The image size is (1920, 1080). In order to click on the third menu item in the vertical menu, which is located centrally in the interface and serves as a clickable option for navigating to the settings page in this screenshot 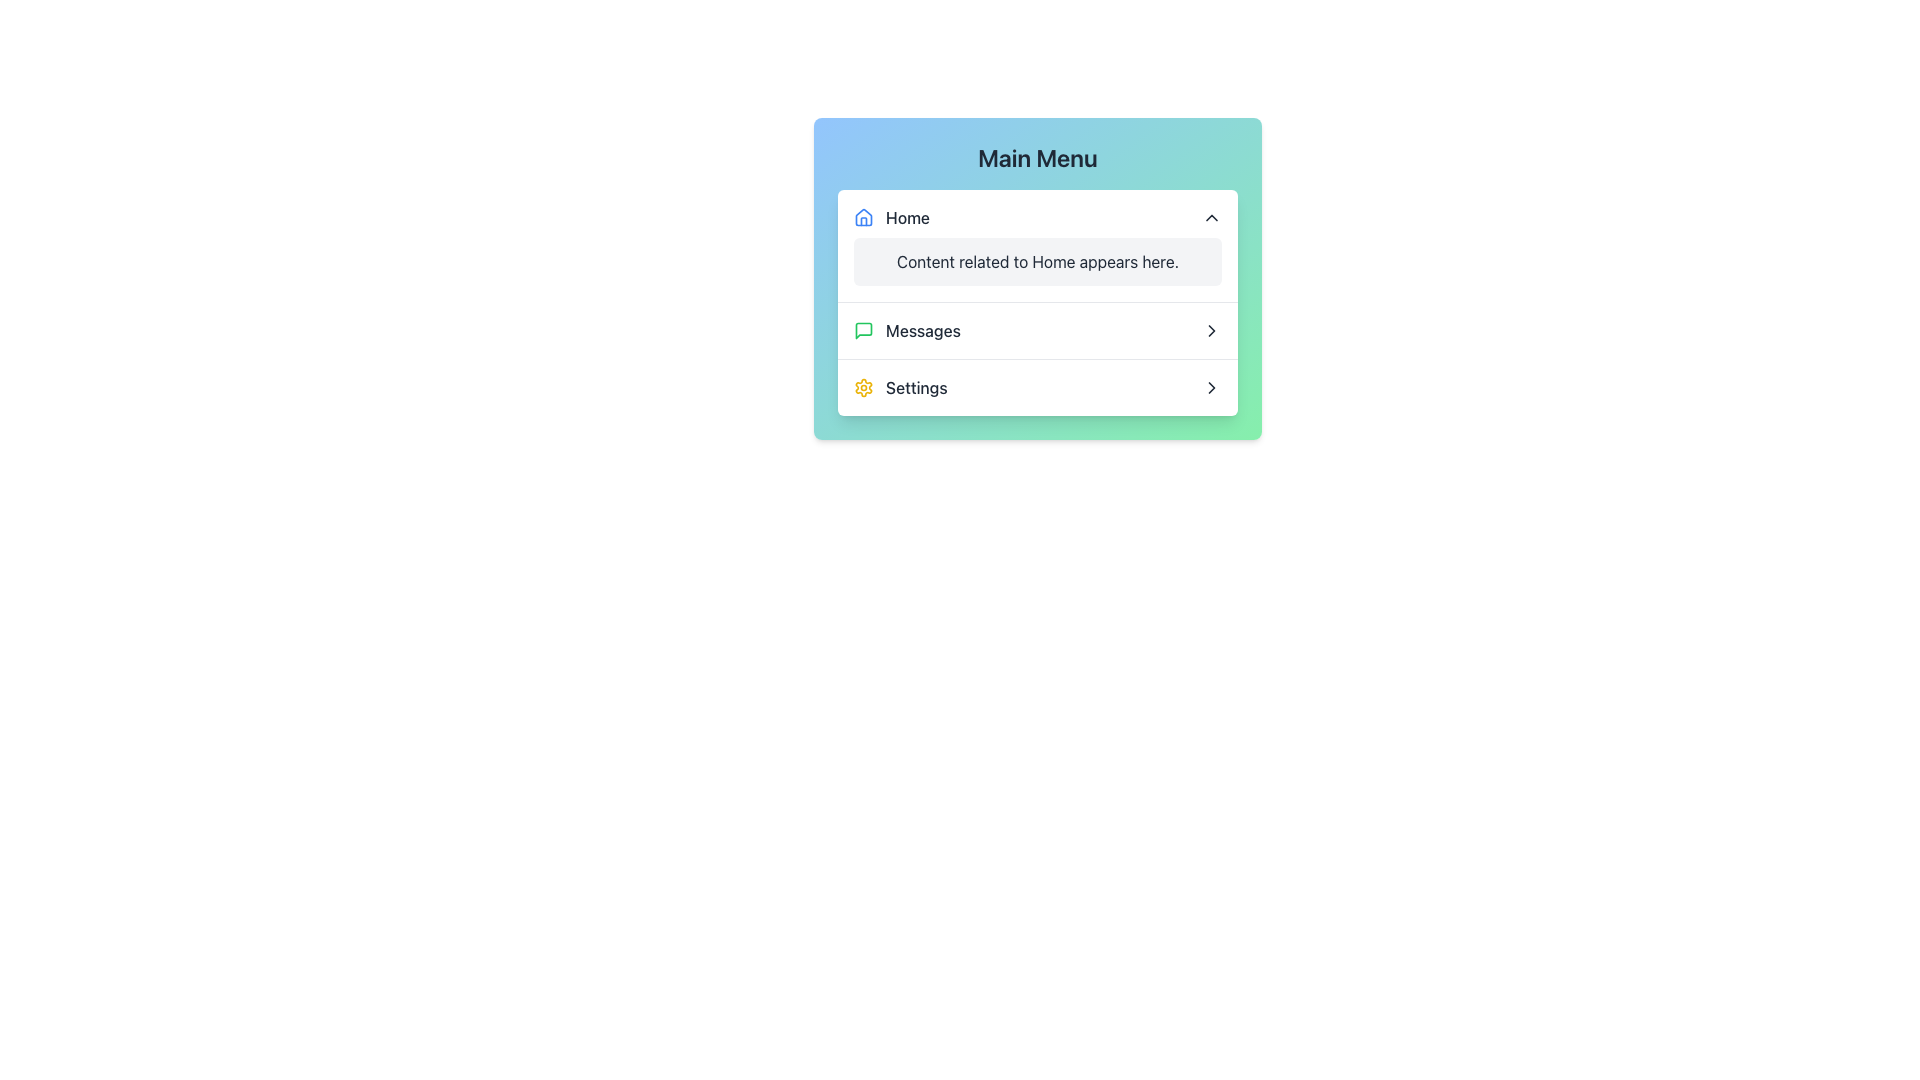, I will do `click(1037, 387)`.